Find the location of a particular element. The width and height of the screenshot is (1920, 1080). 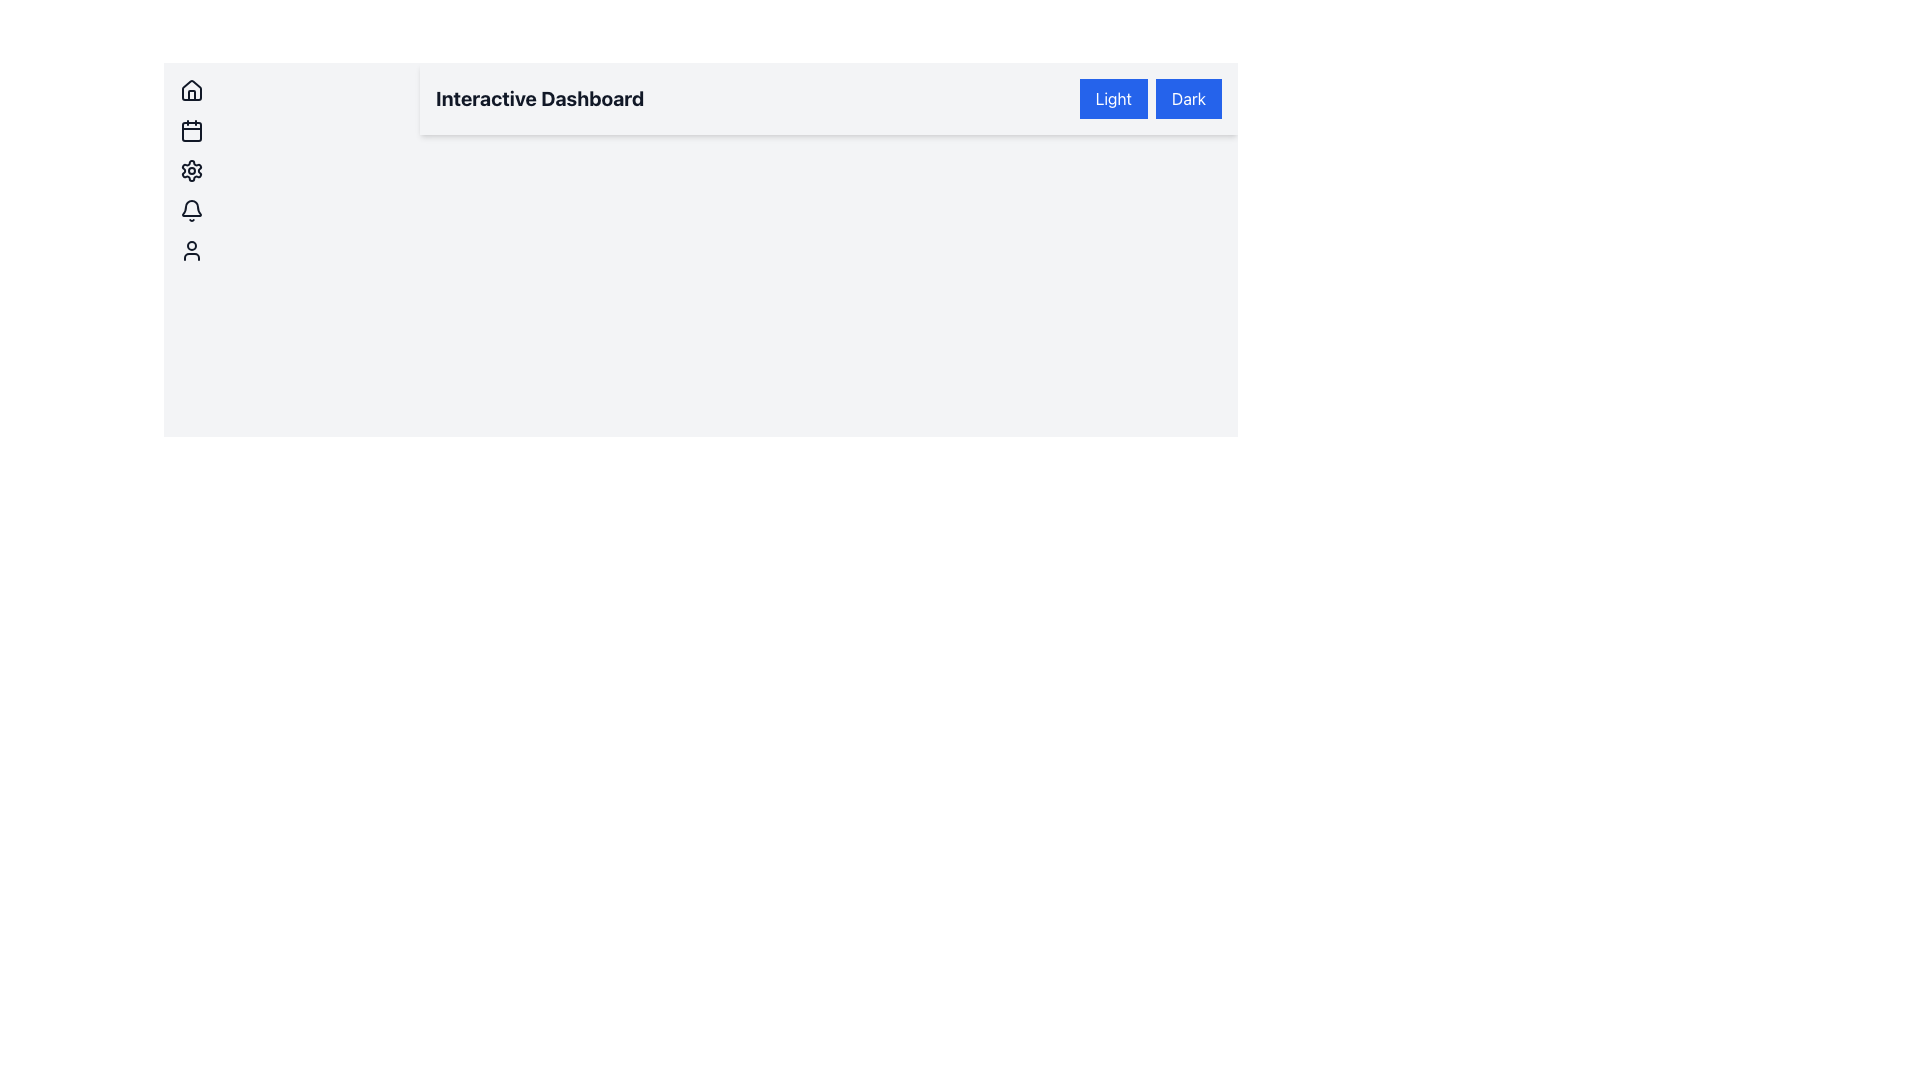

the fifth icon button in the vertical stack on the left side of the interface is located at coordinates (192, 249).